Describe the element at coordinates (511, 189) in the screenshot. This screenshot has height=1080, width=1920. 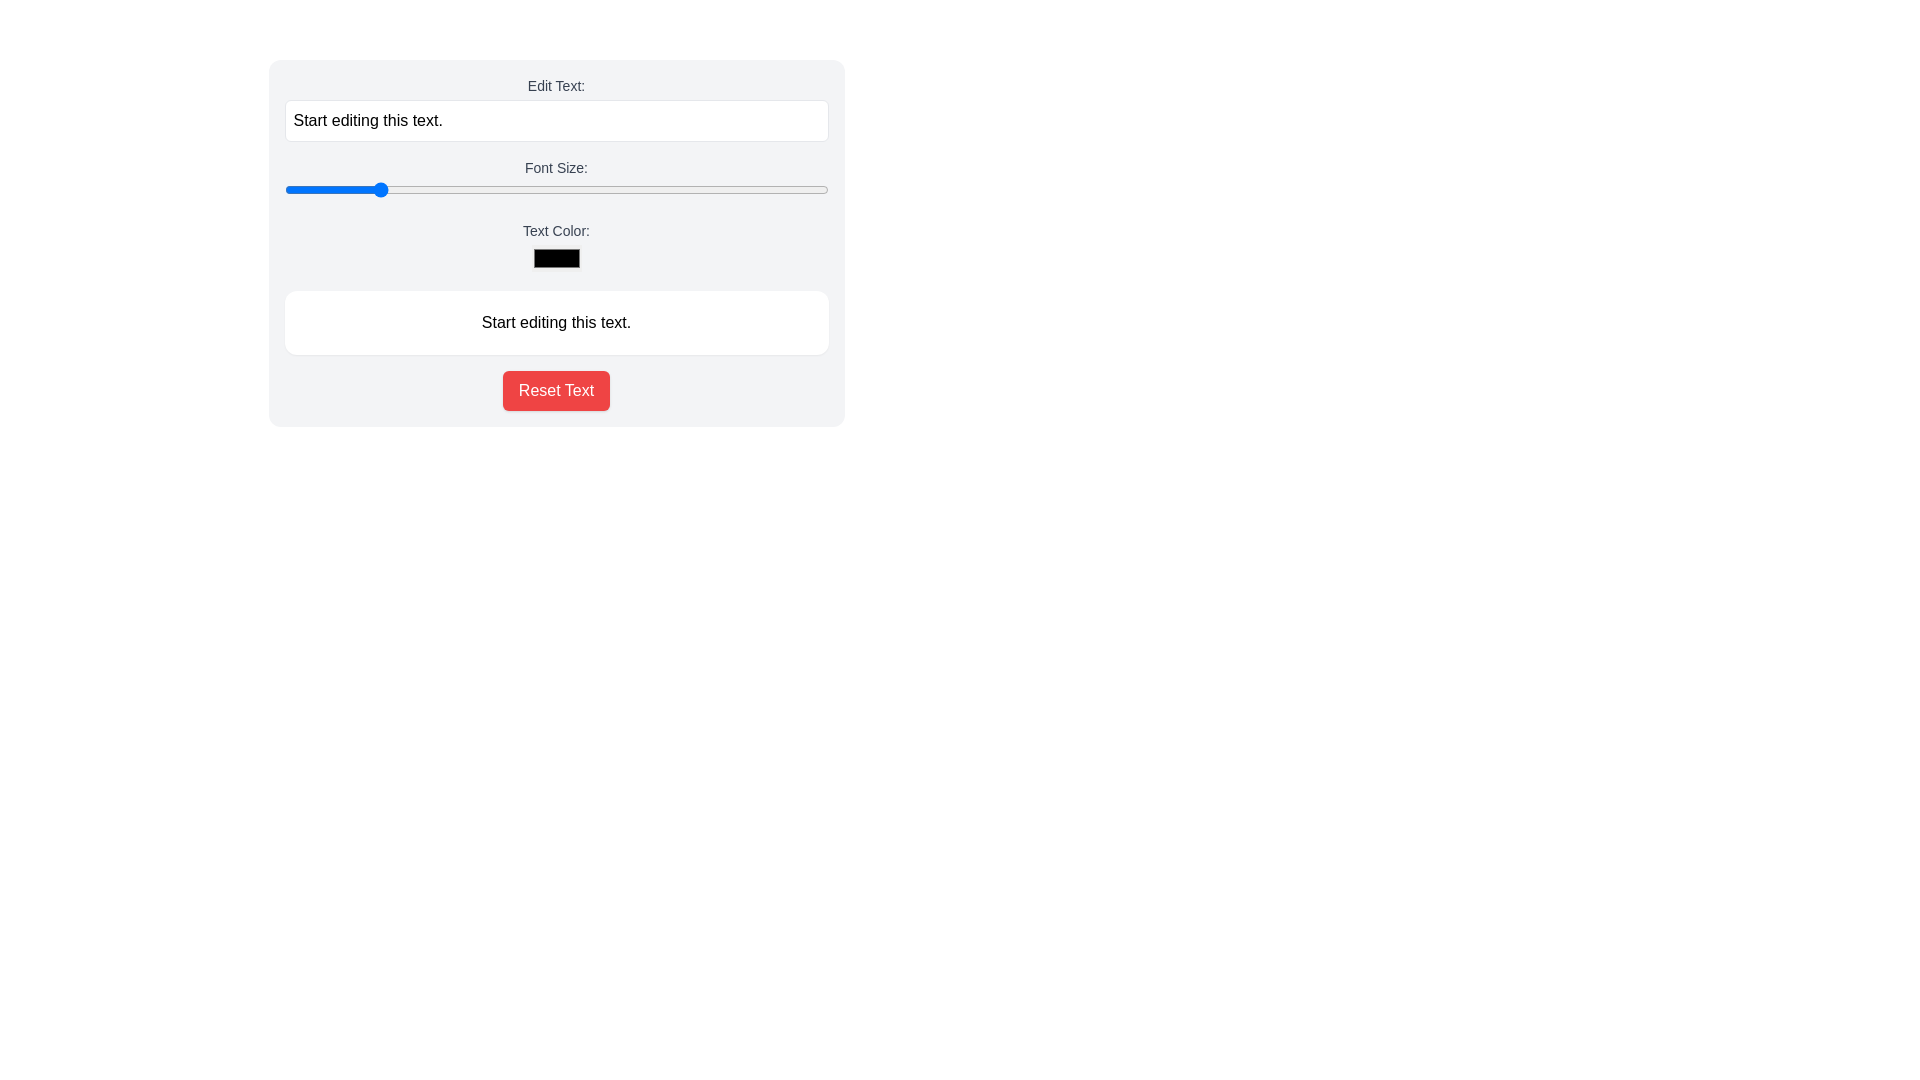
I see `font size` at that location.